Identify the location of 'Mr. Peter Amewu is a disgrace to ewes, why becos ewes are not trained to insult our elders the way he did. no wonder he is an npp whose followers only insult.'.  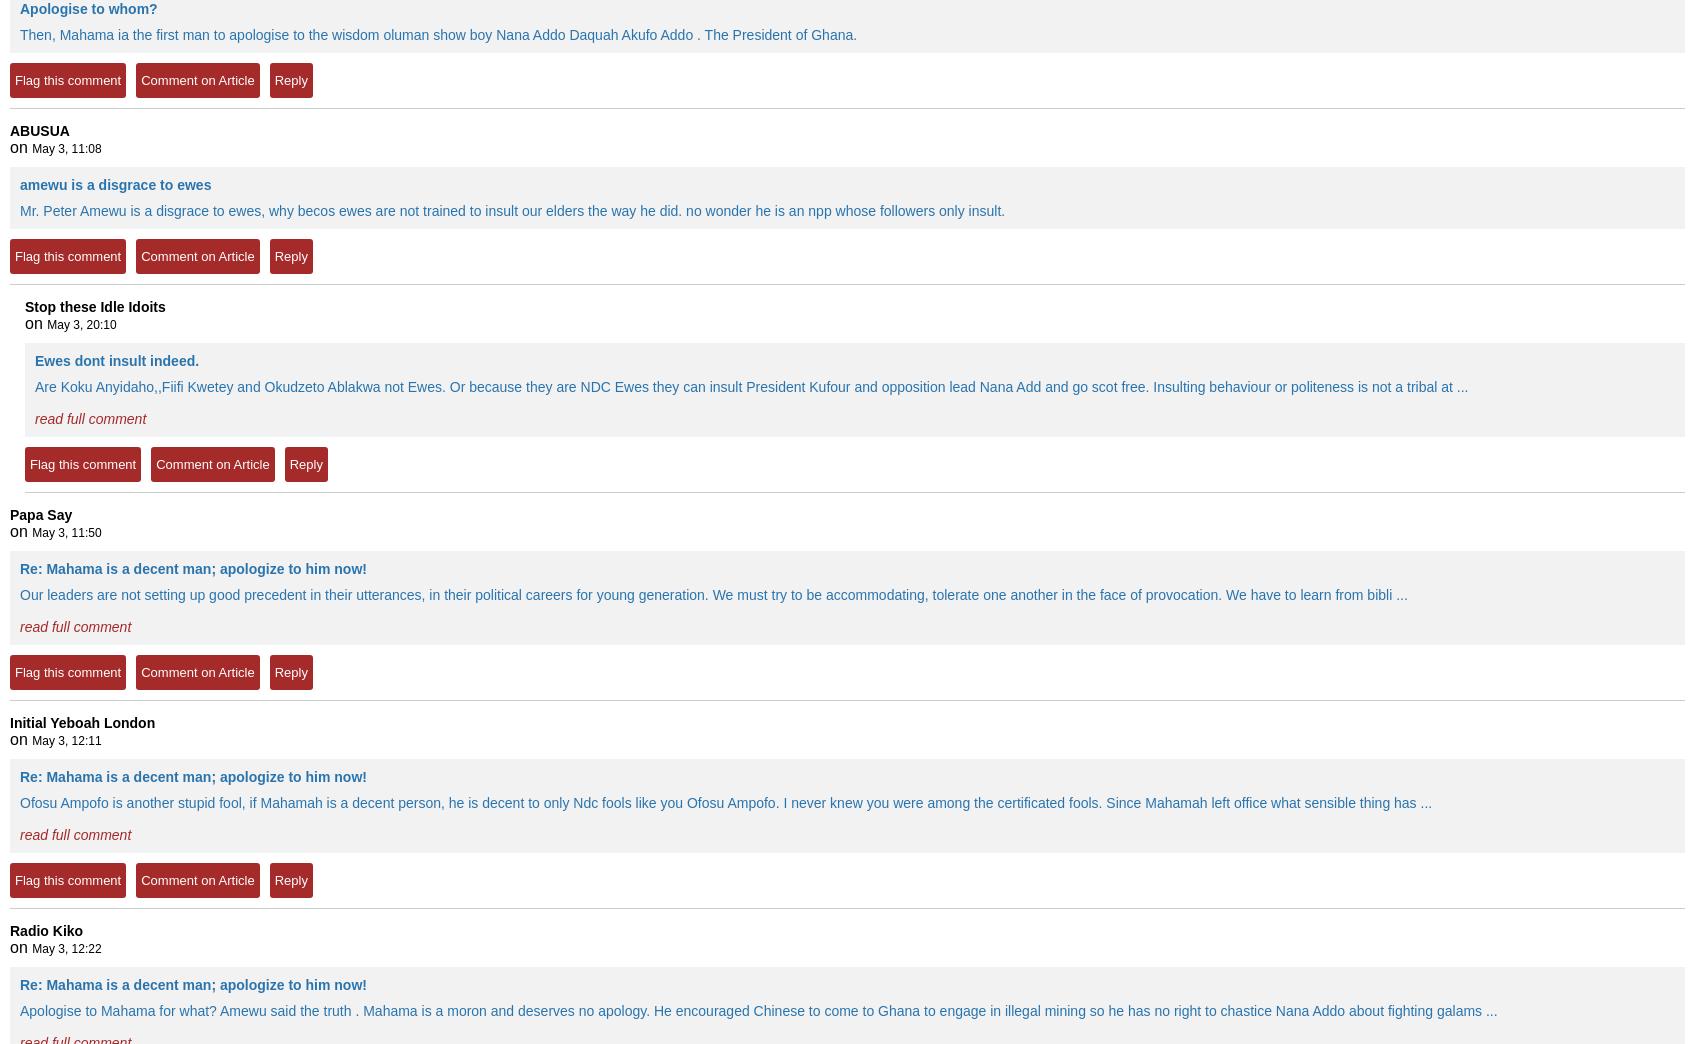
(511, 210).